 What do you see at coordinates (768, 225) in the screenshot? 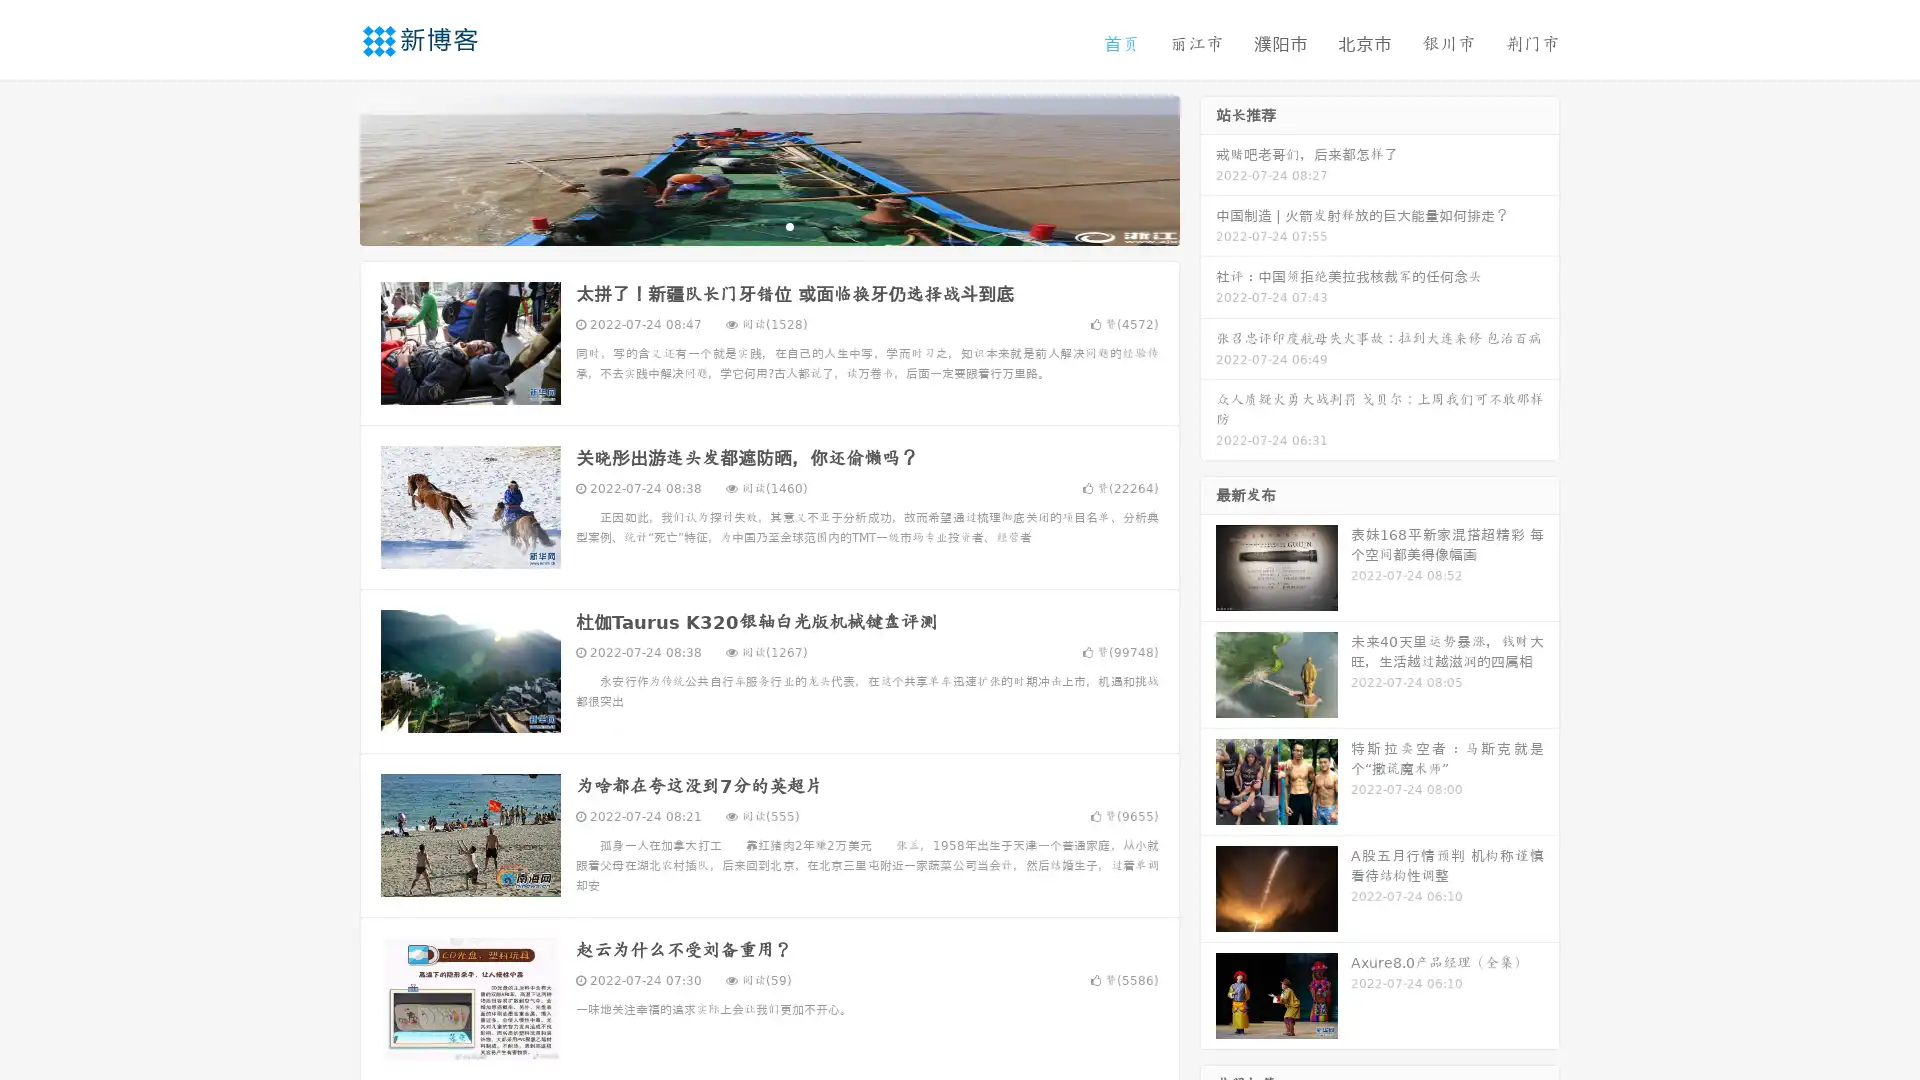
I see `Go to slide 2` at bounding box center [768, 225].